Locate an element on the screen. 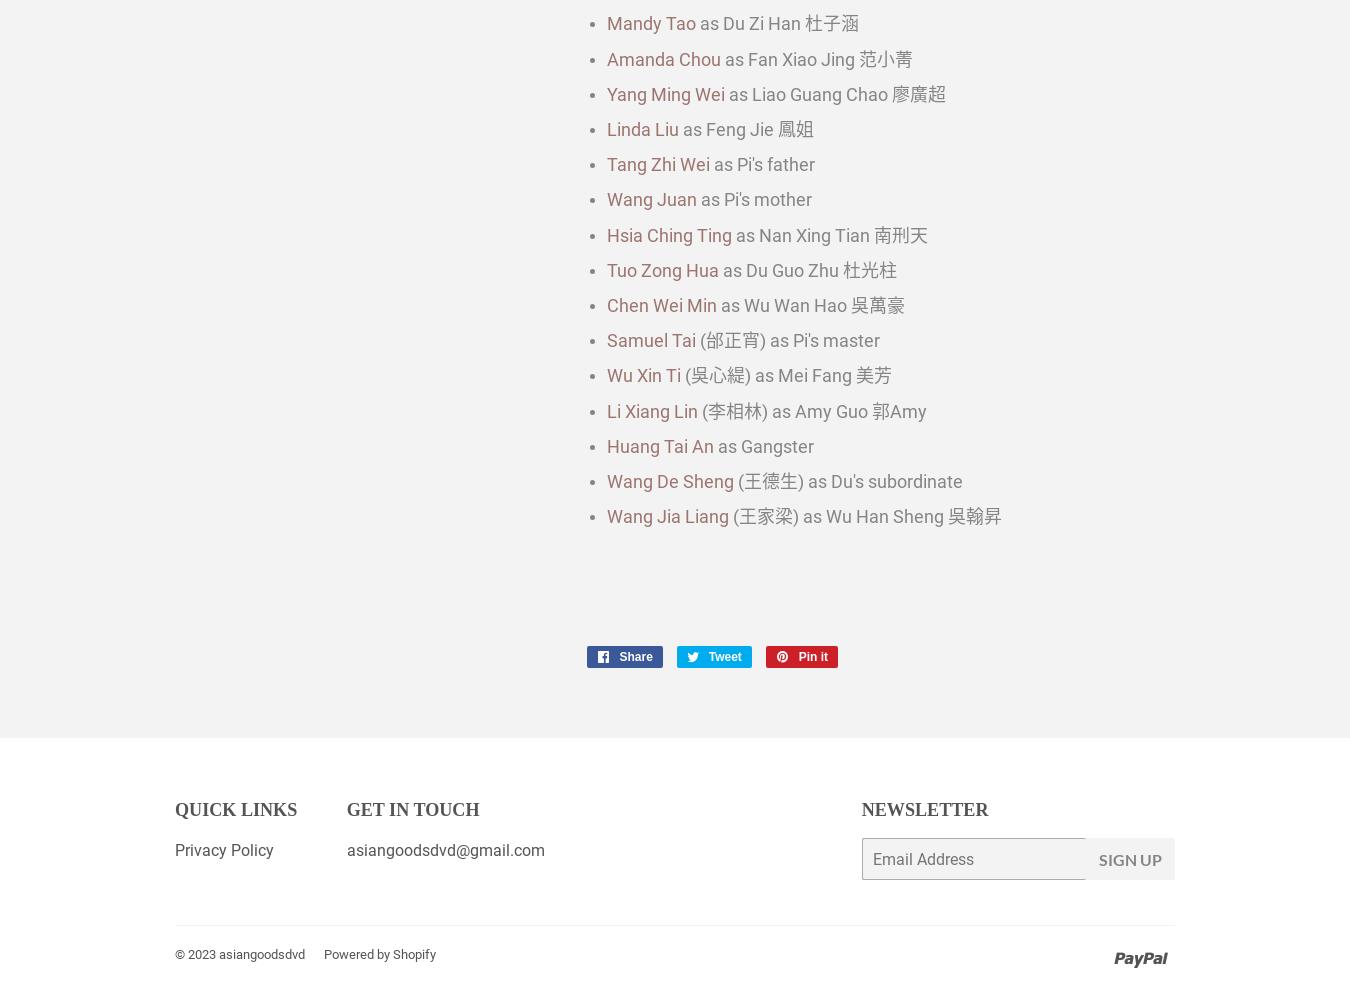 The image size is (1350, 990). 'Share' is located at coordinates (618, 656).